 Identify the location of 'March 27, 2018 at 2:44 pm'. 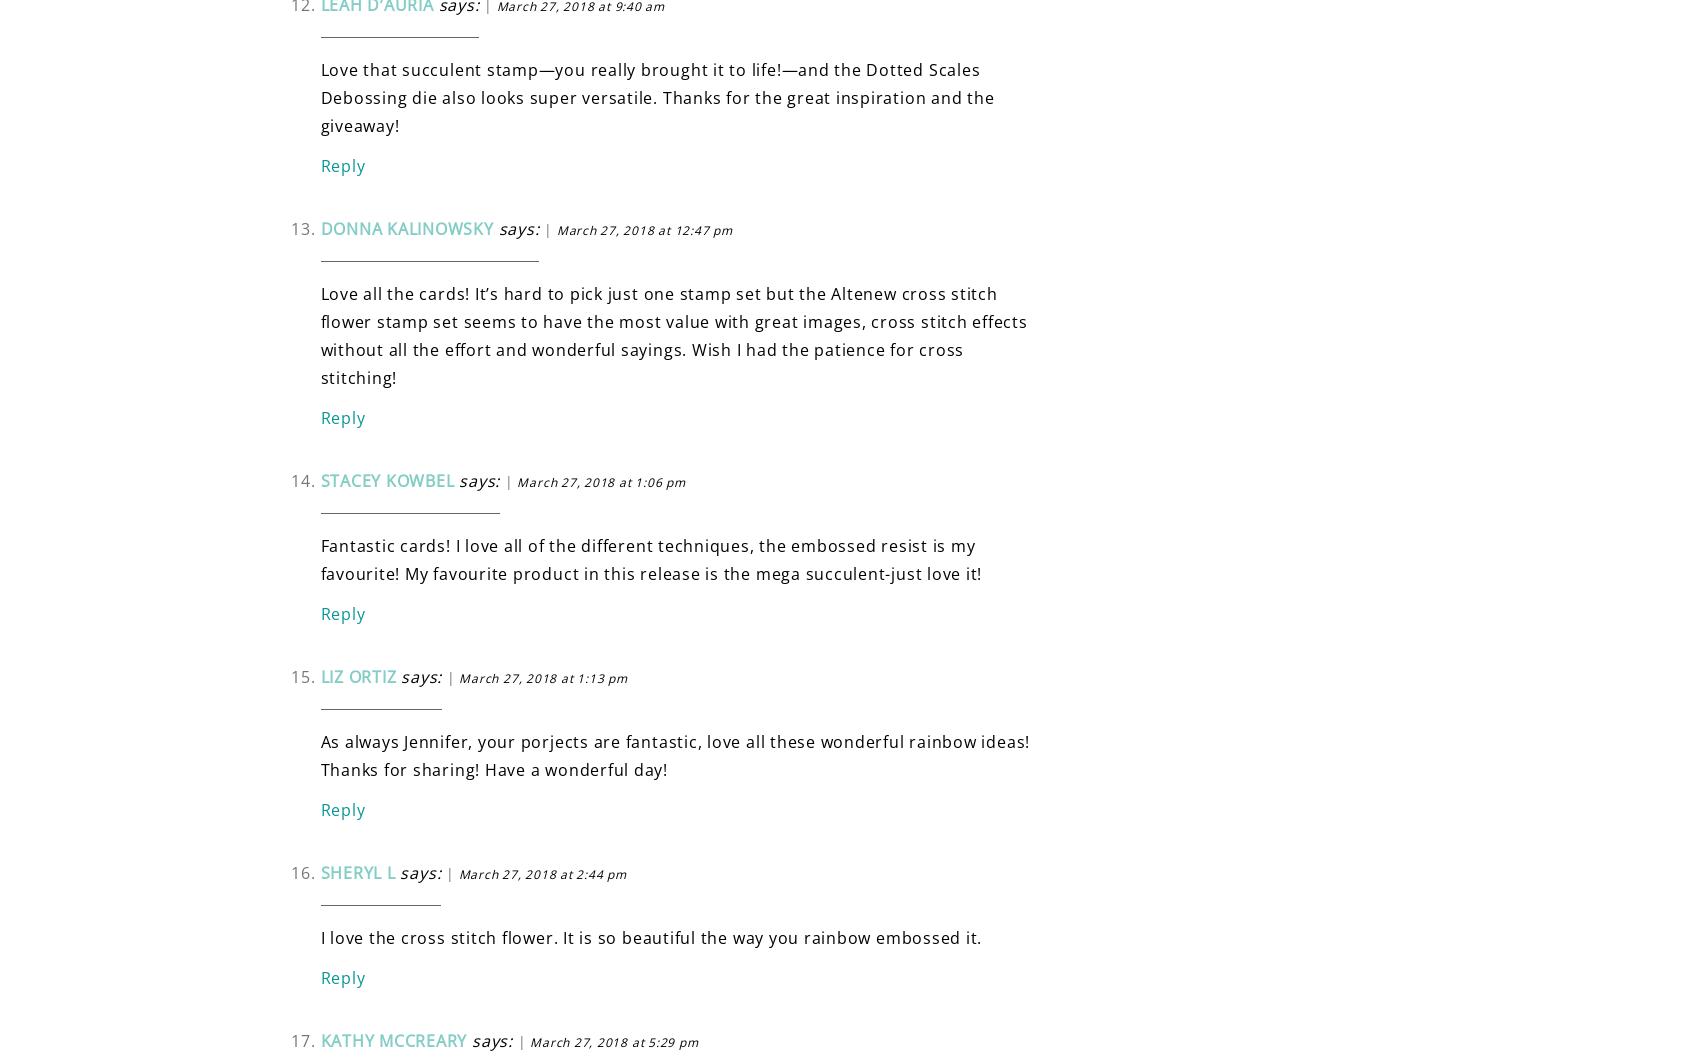
(541, 873).